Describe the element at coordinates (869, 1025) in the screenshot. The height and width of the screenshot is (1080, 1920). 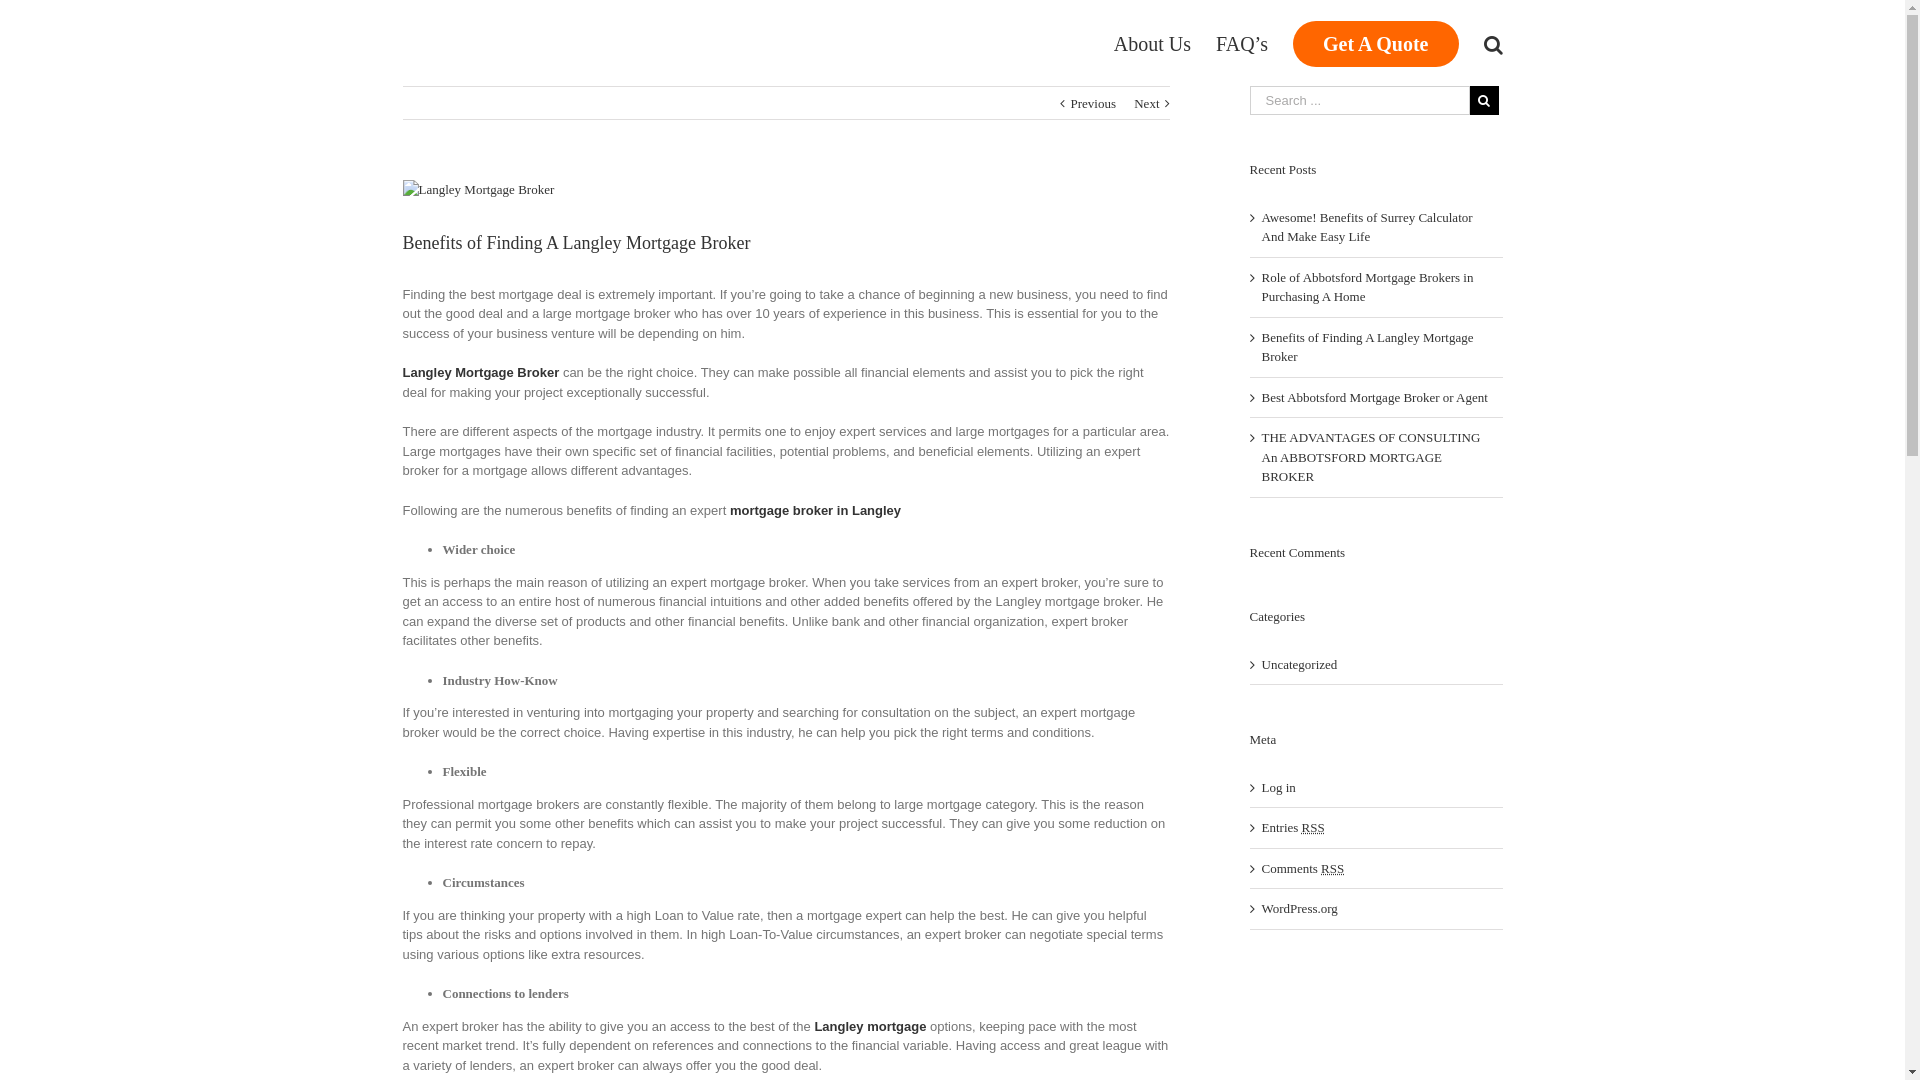
I see `'Langley mortgage'` at that location.